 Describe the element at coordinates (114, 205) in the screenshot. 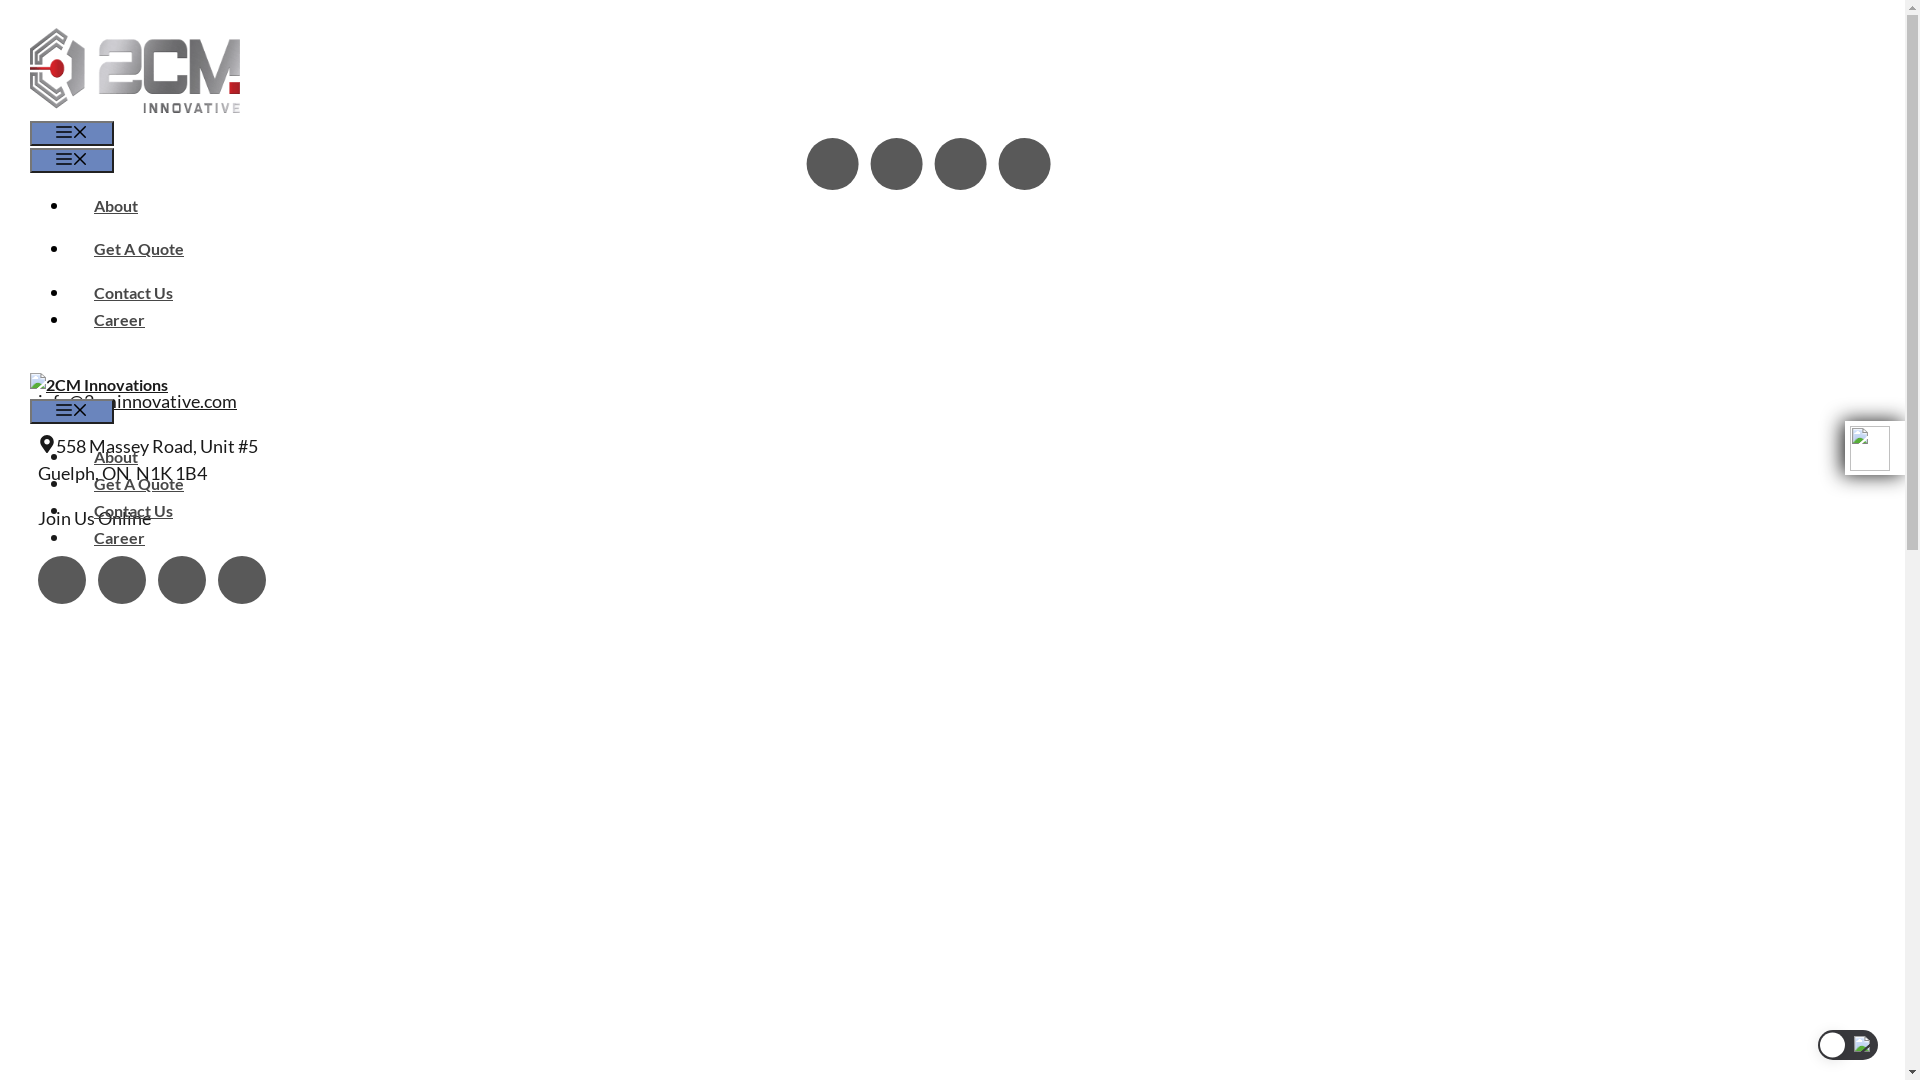

I see `'About'` at that location.